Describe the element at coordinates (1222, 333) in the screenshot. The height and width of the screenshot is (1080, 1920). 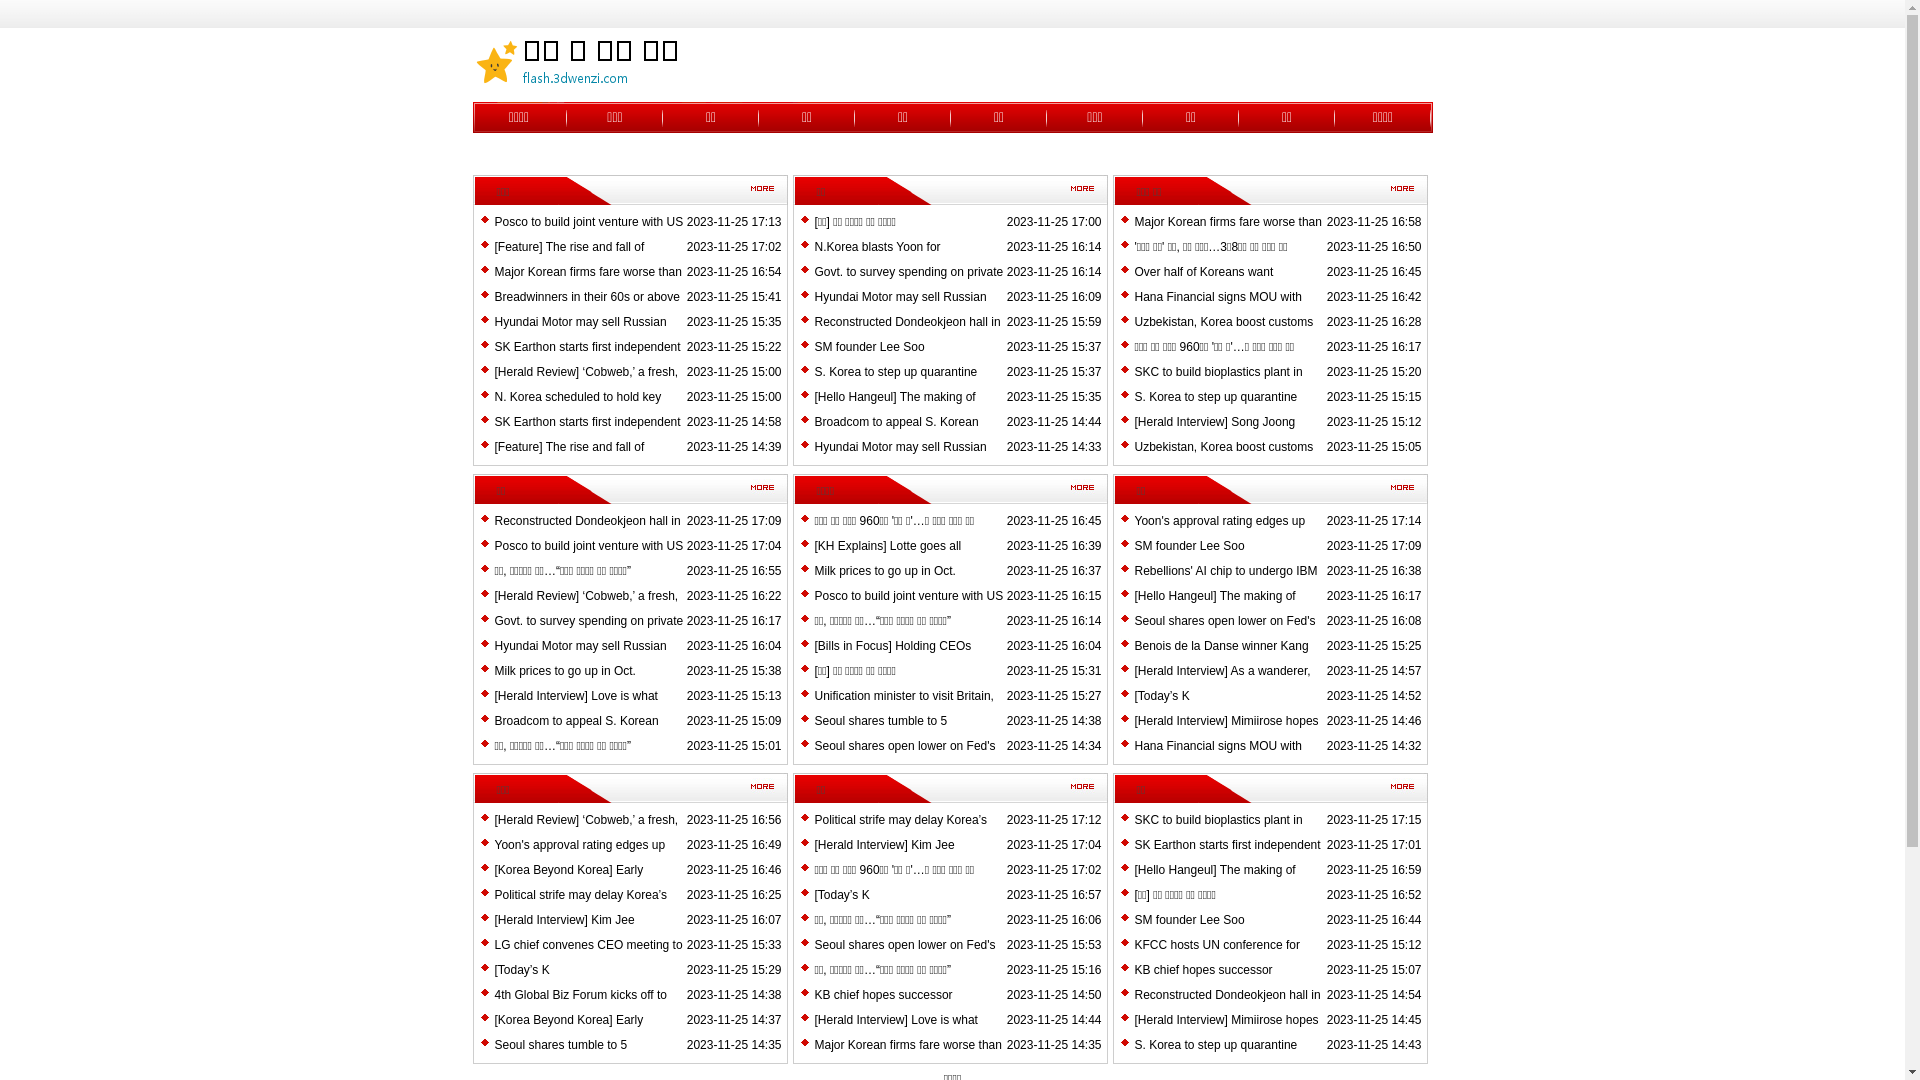
I see `'Uzbekistan, Korea boost customs cooperation'` at that location.